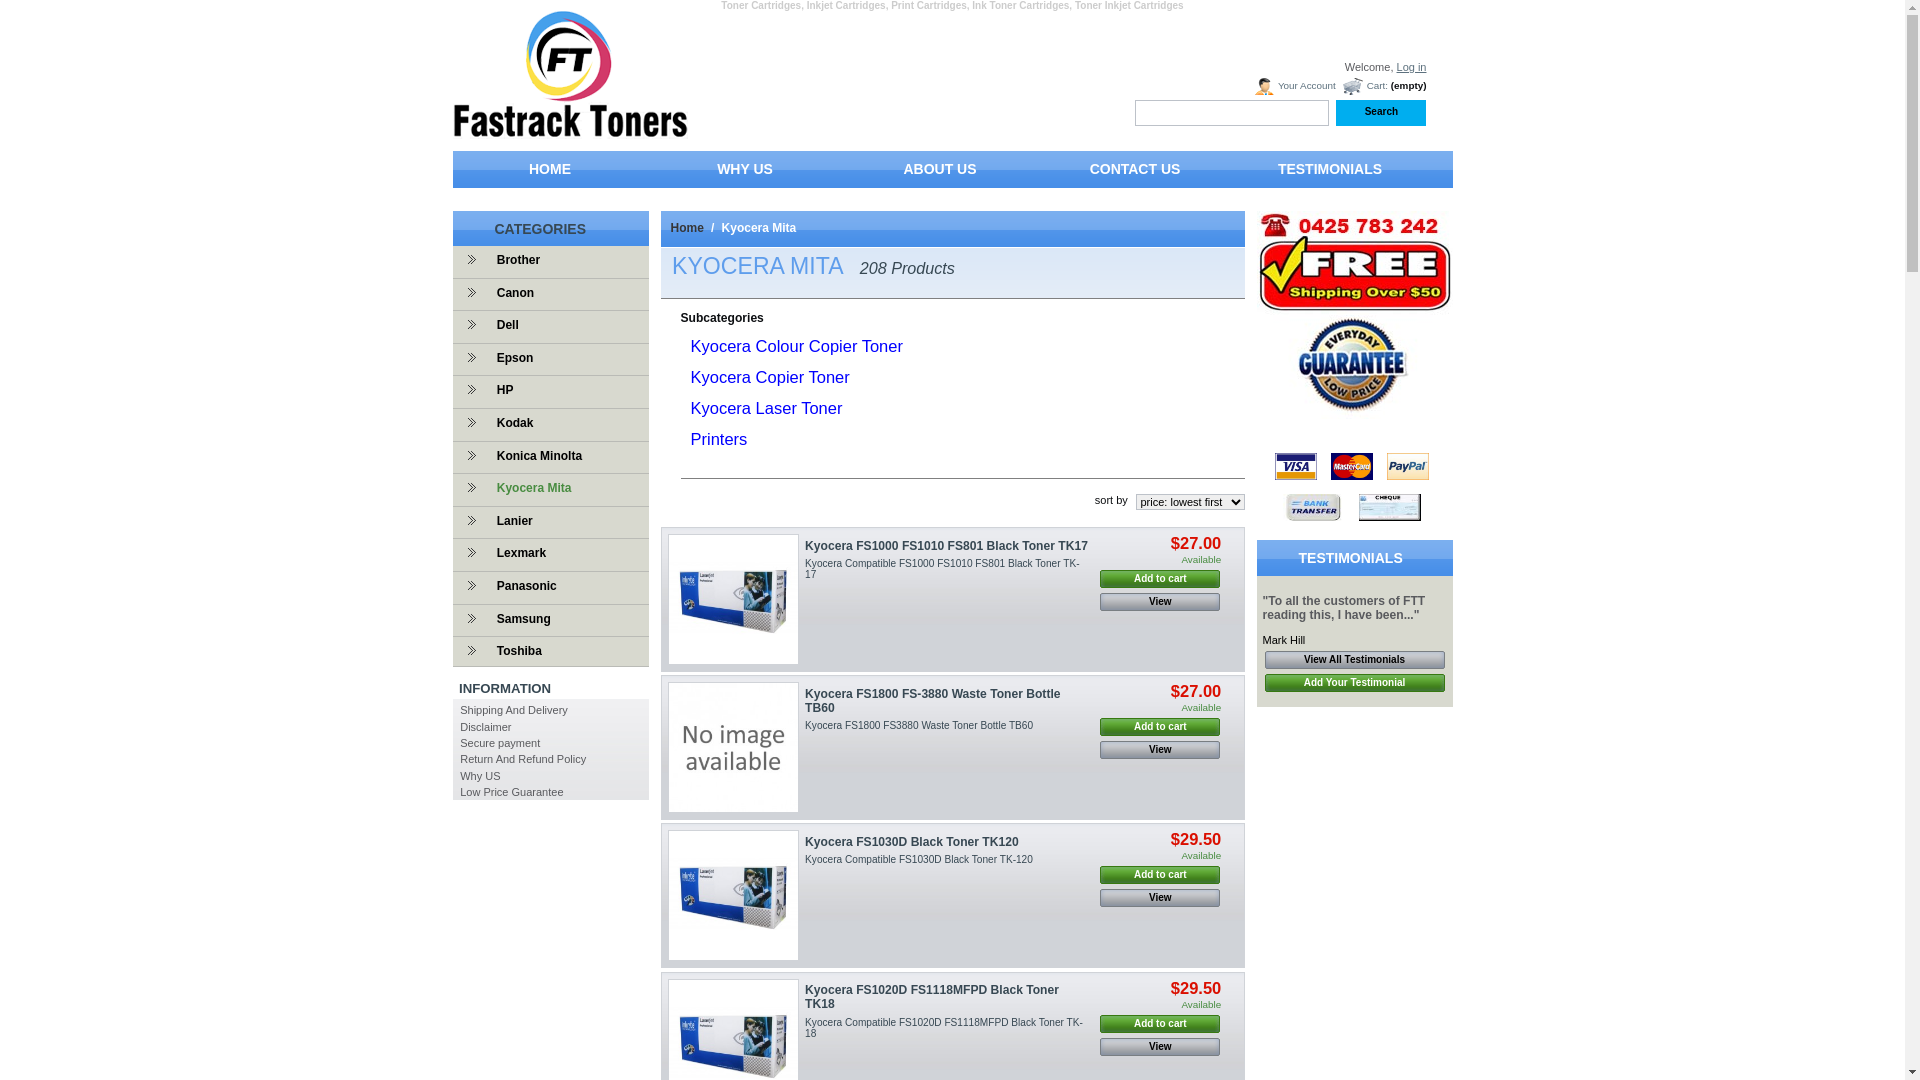 The height and width of the screenshot is (1080, 1920). I want to click on 'Kyocera Copier Toner', so click(768, 377).